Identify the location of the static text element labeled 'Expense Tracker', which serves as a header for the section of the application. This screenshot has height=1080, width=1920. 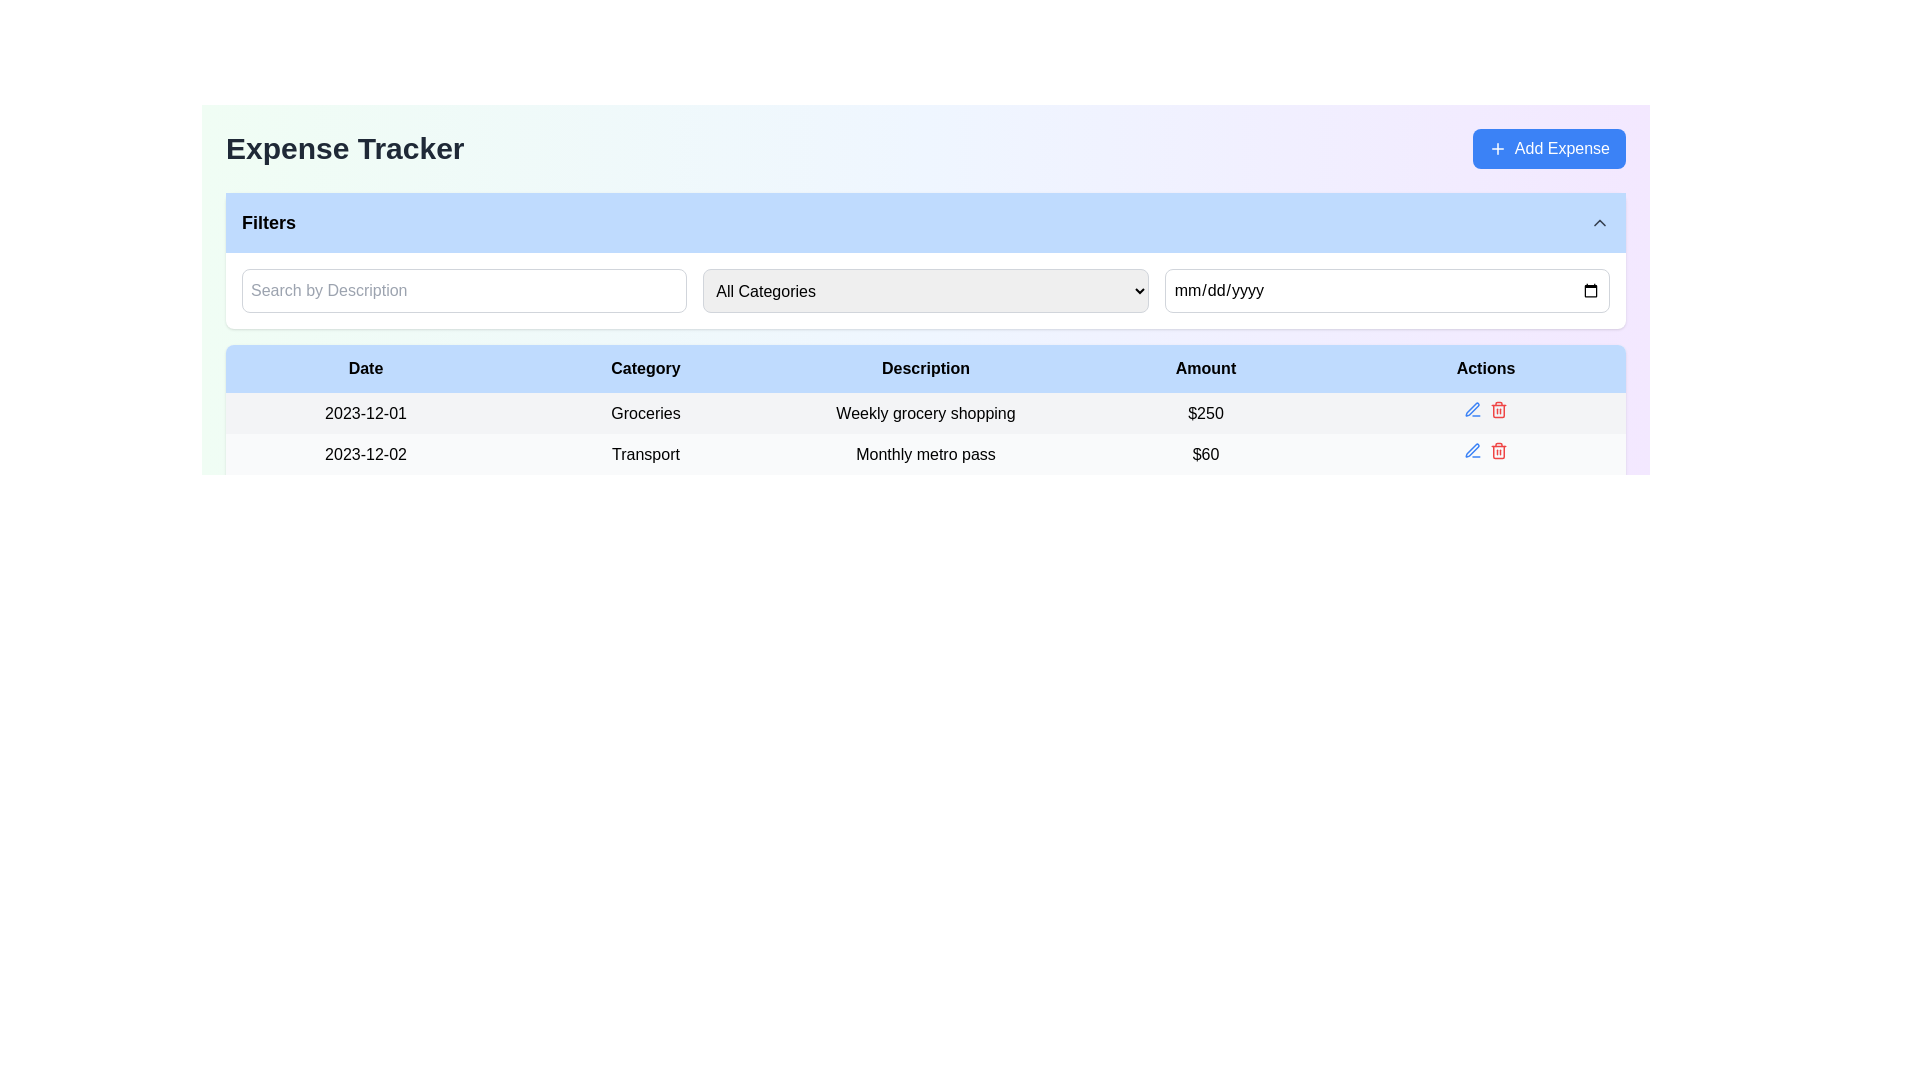
(345, 148).